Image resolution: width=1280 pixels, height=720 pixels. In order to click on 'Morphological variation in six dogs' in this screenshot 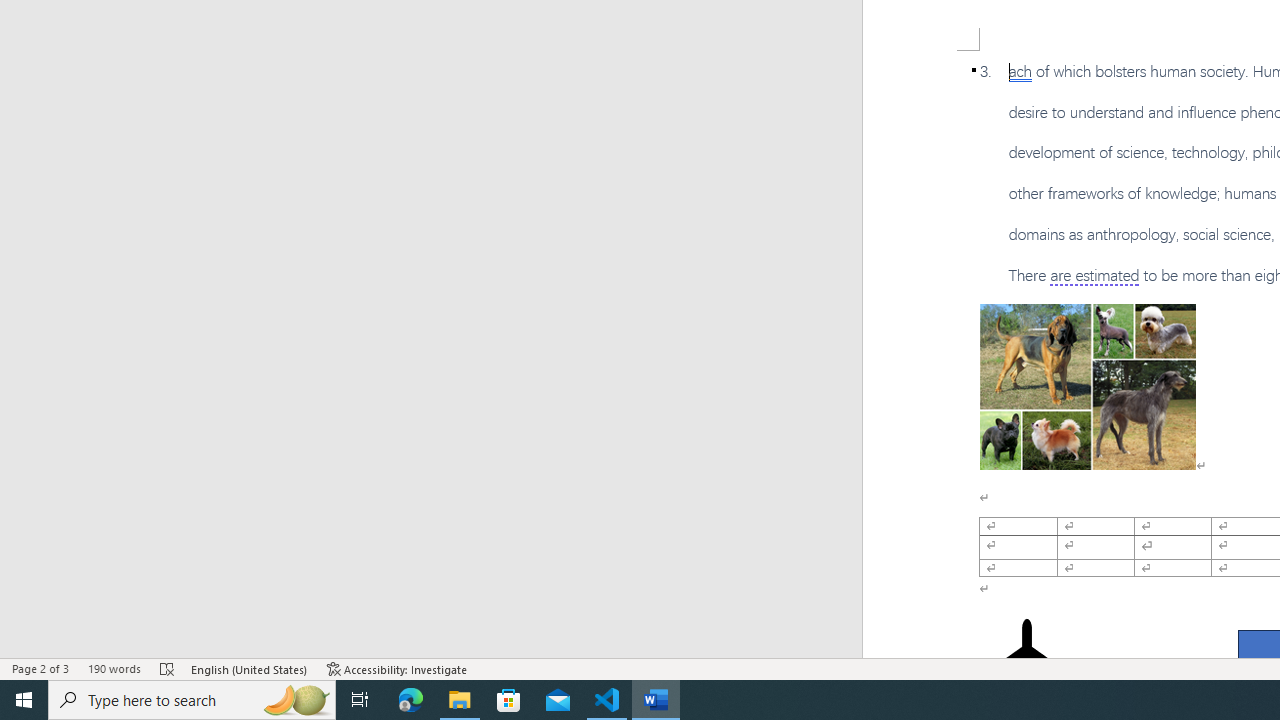, I will do `click(1087, 387)`.